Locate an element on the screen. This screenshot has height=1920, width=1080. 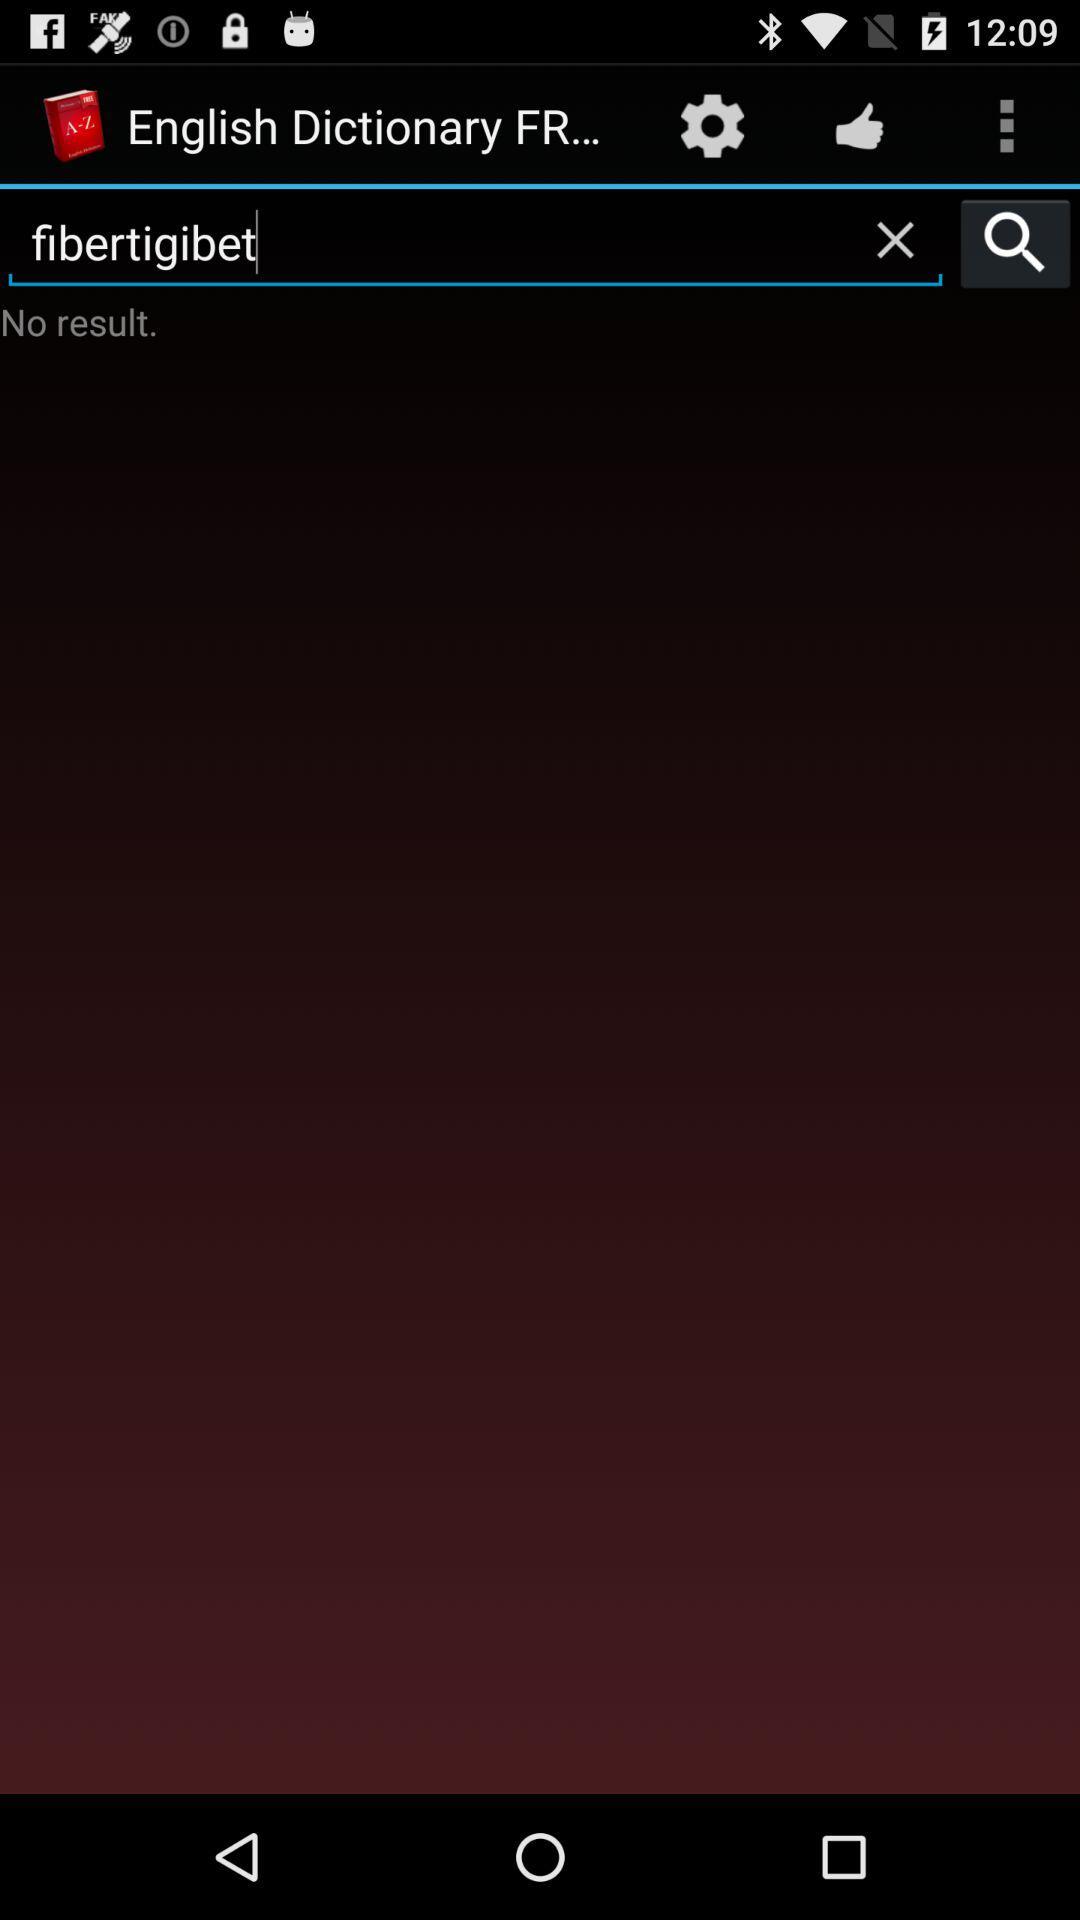
the search icon is located at coordinates (1015, 259).